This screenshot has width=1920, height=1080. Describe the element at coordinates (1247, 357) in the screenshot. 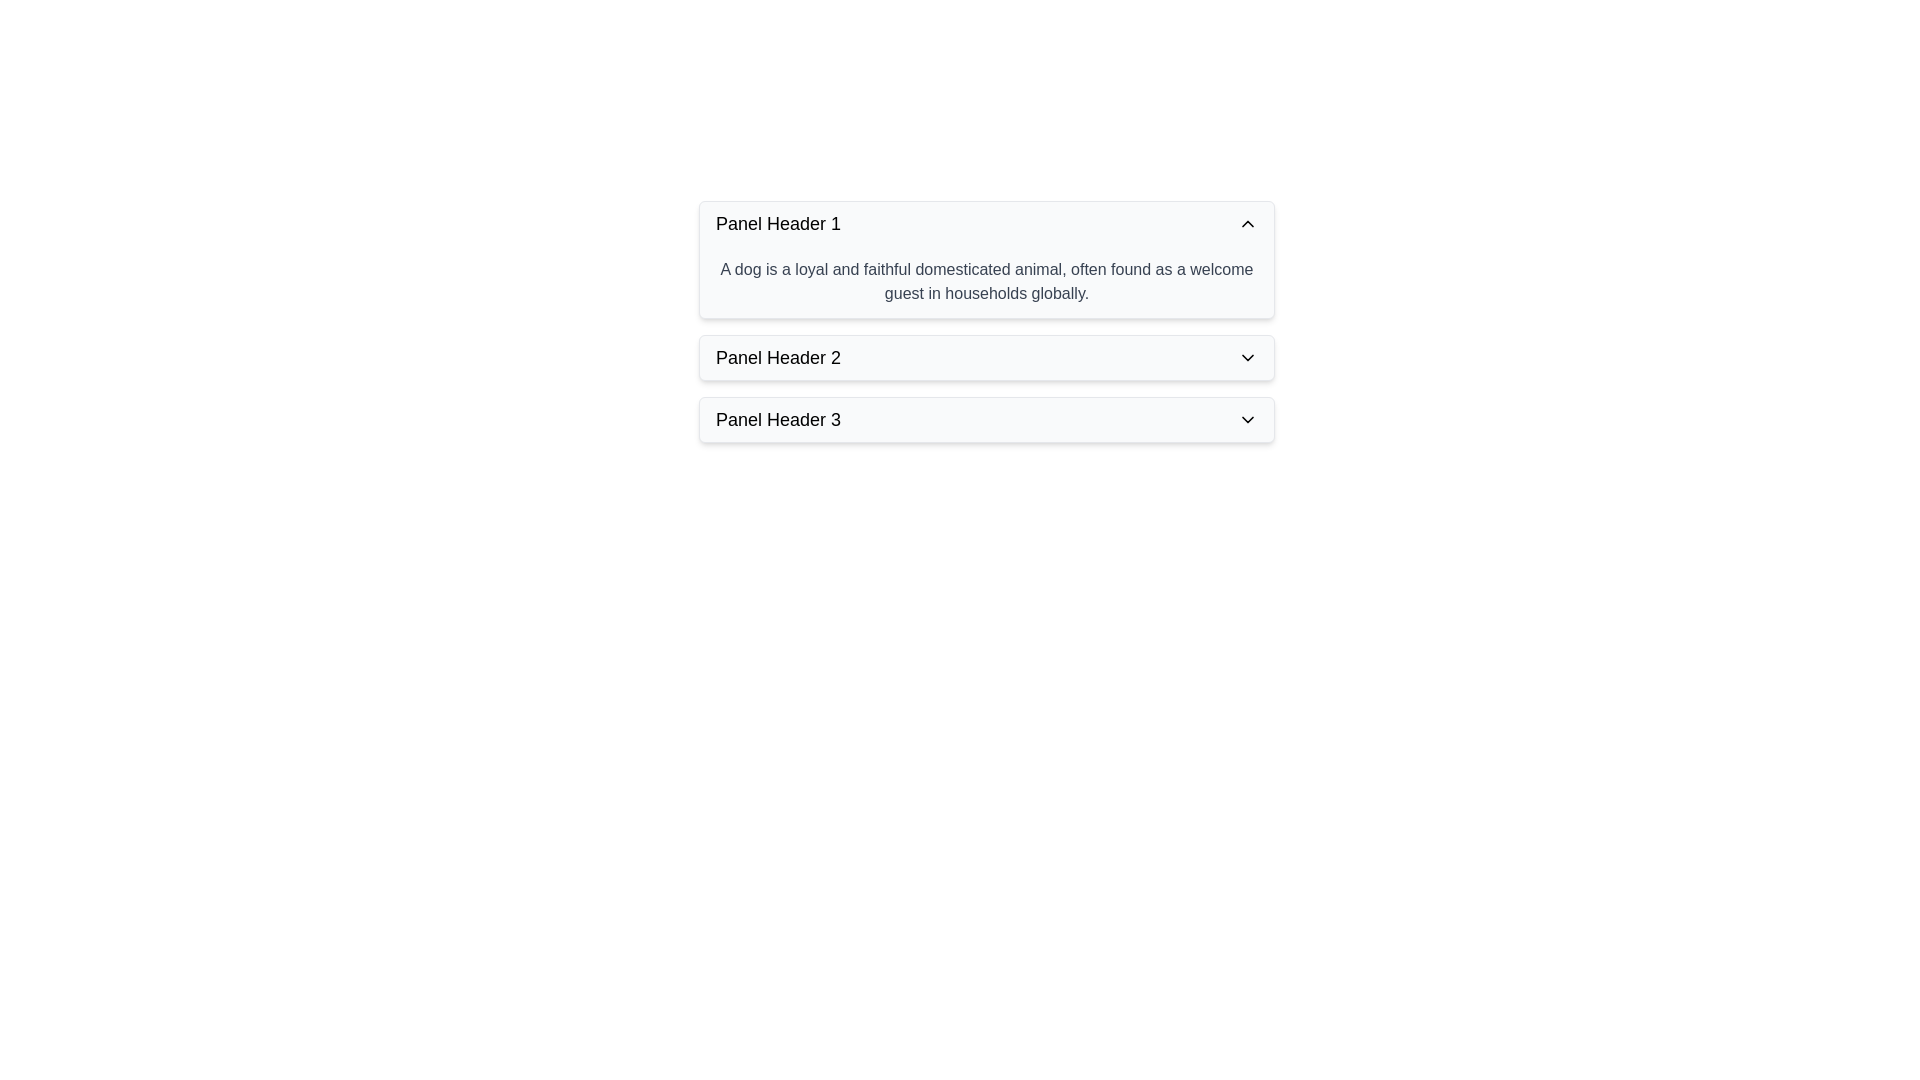

I see `the Chevron icon at the right end of 'Panel Header 2'` at that location.